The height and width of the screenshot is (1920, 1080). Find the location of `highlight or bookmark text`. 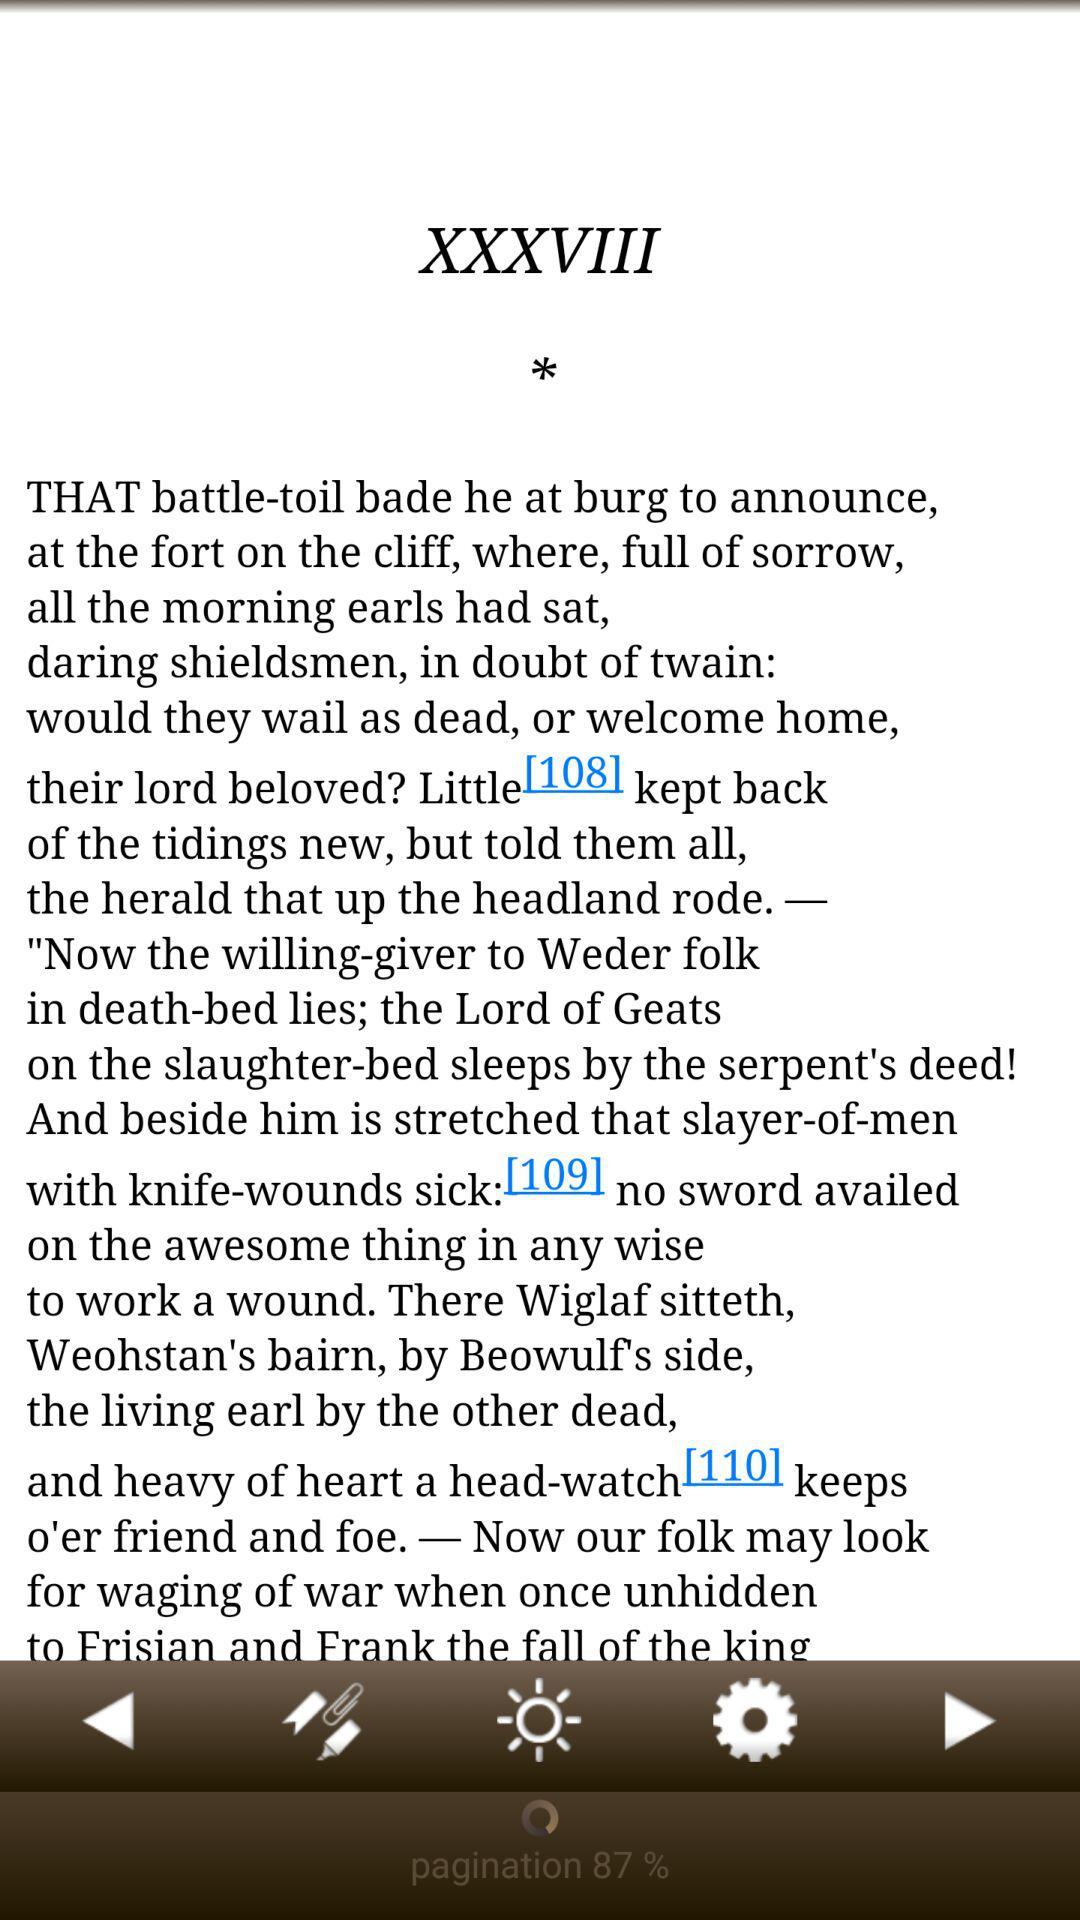

highlight or bookmark text is located at coordinates (323, 1725).